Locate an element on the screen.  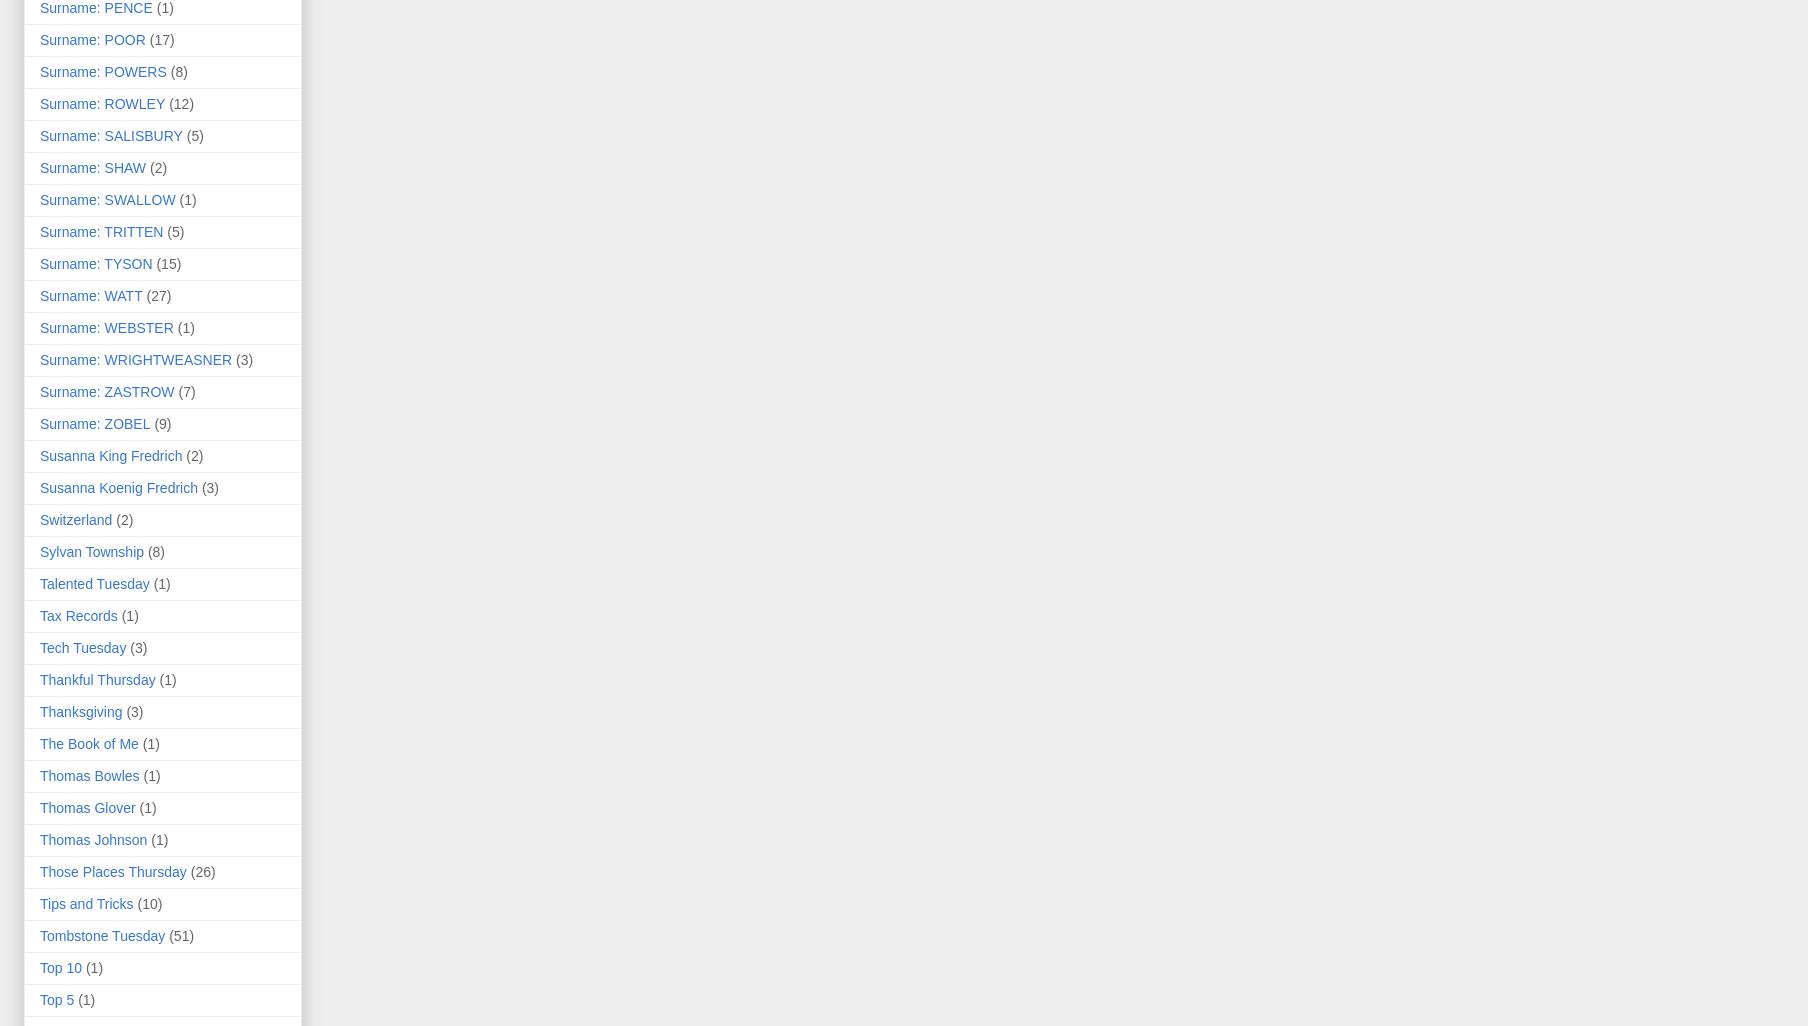
'Switzerland' is located at coordinates (75, 519).